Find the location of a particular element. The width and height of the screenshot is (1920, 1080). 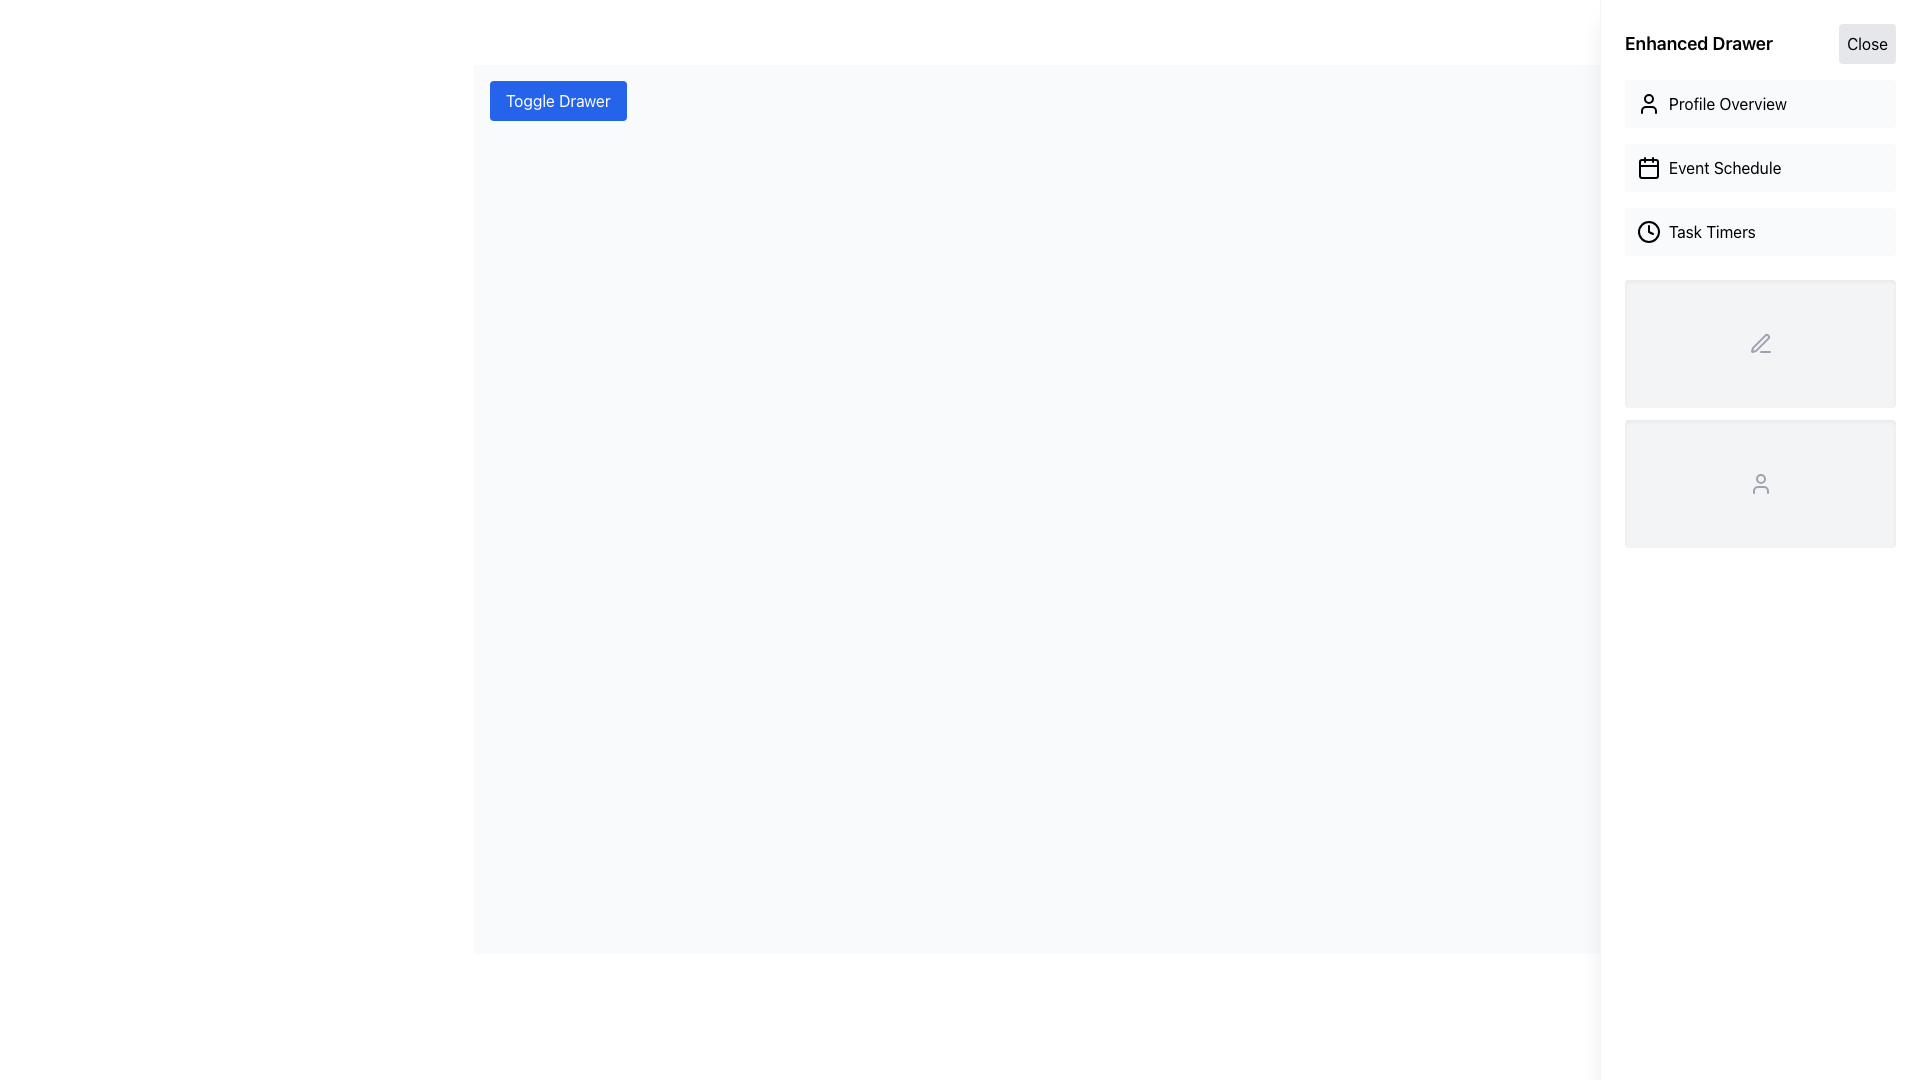

the 'Task Timers' button, which is the third item in the vertical list within the 'Enhanced Drawer' panel is located at coordinates (1760, 230).